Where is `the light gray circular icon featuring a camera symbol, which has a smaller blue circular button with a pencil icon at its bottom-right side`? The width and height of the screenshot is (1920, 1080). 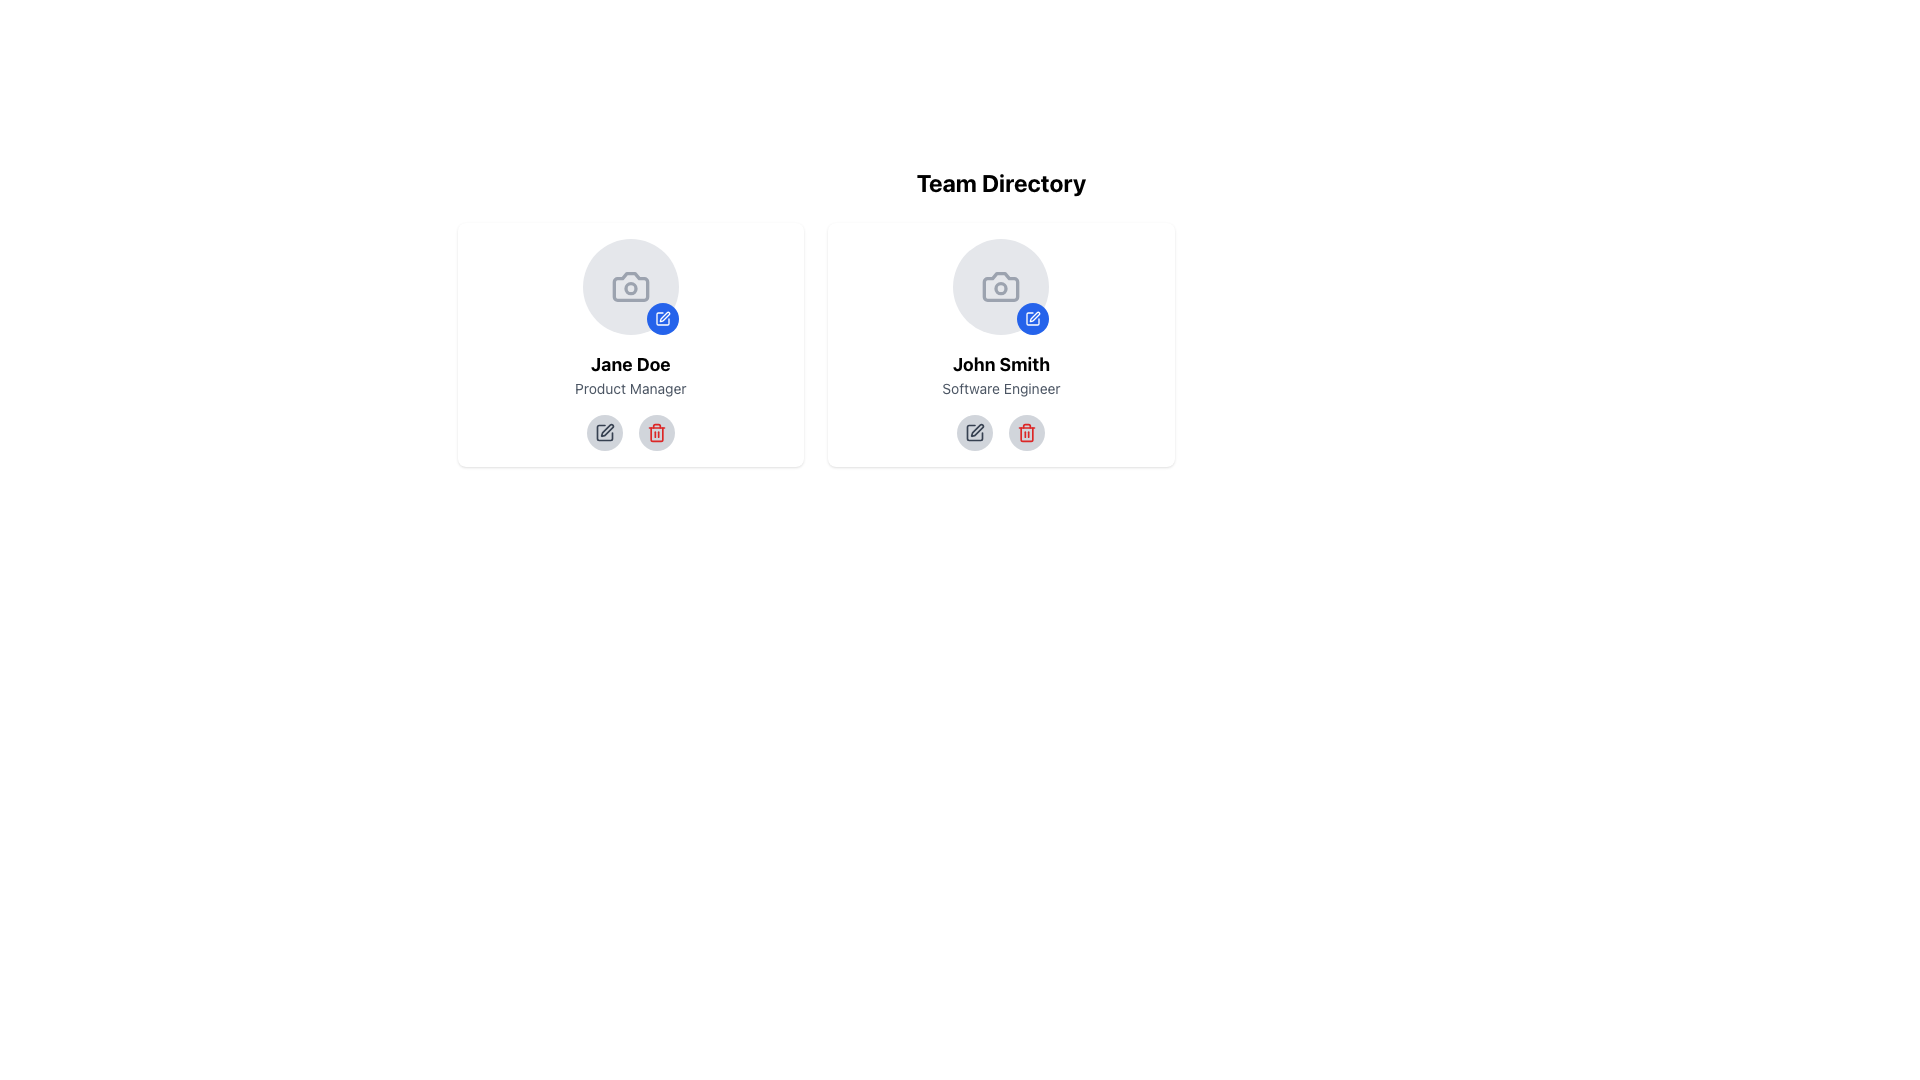
the light gray circular icon featuring a camera symbol, which has a smaller blue circular button with a pencil icon at its bottom-right side is located at coordinates (1001, 286).